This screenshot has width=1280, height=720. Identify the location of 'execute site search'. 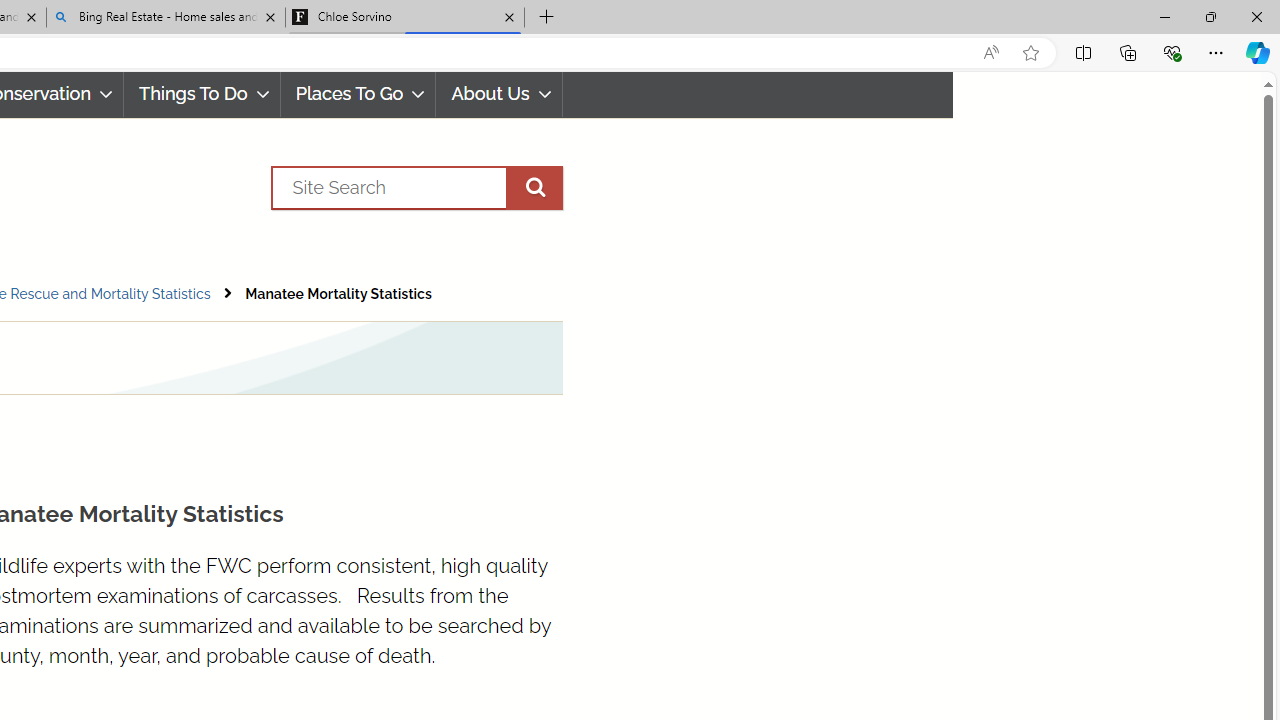
(534, 187).